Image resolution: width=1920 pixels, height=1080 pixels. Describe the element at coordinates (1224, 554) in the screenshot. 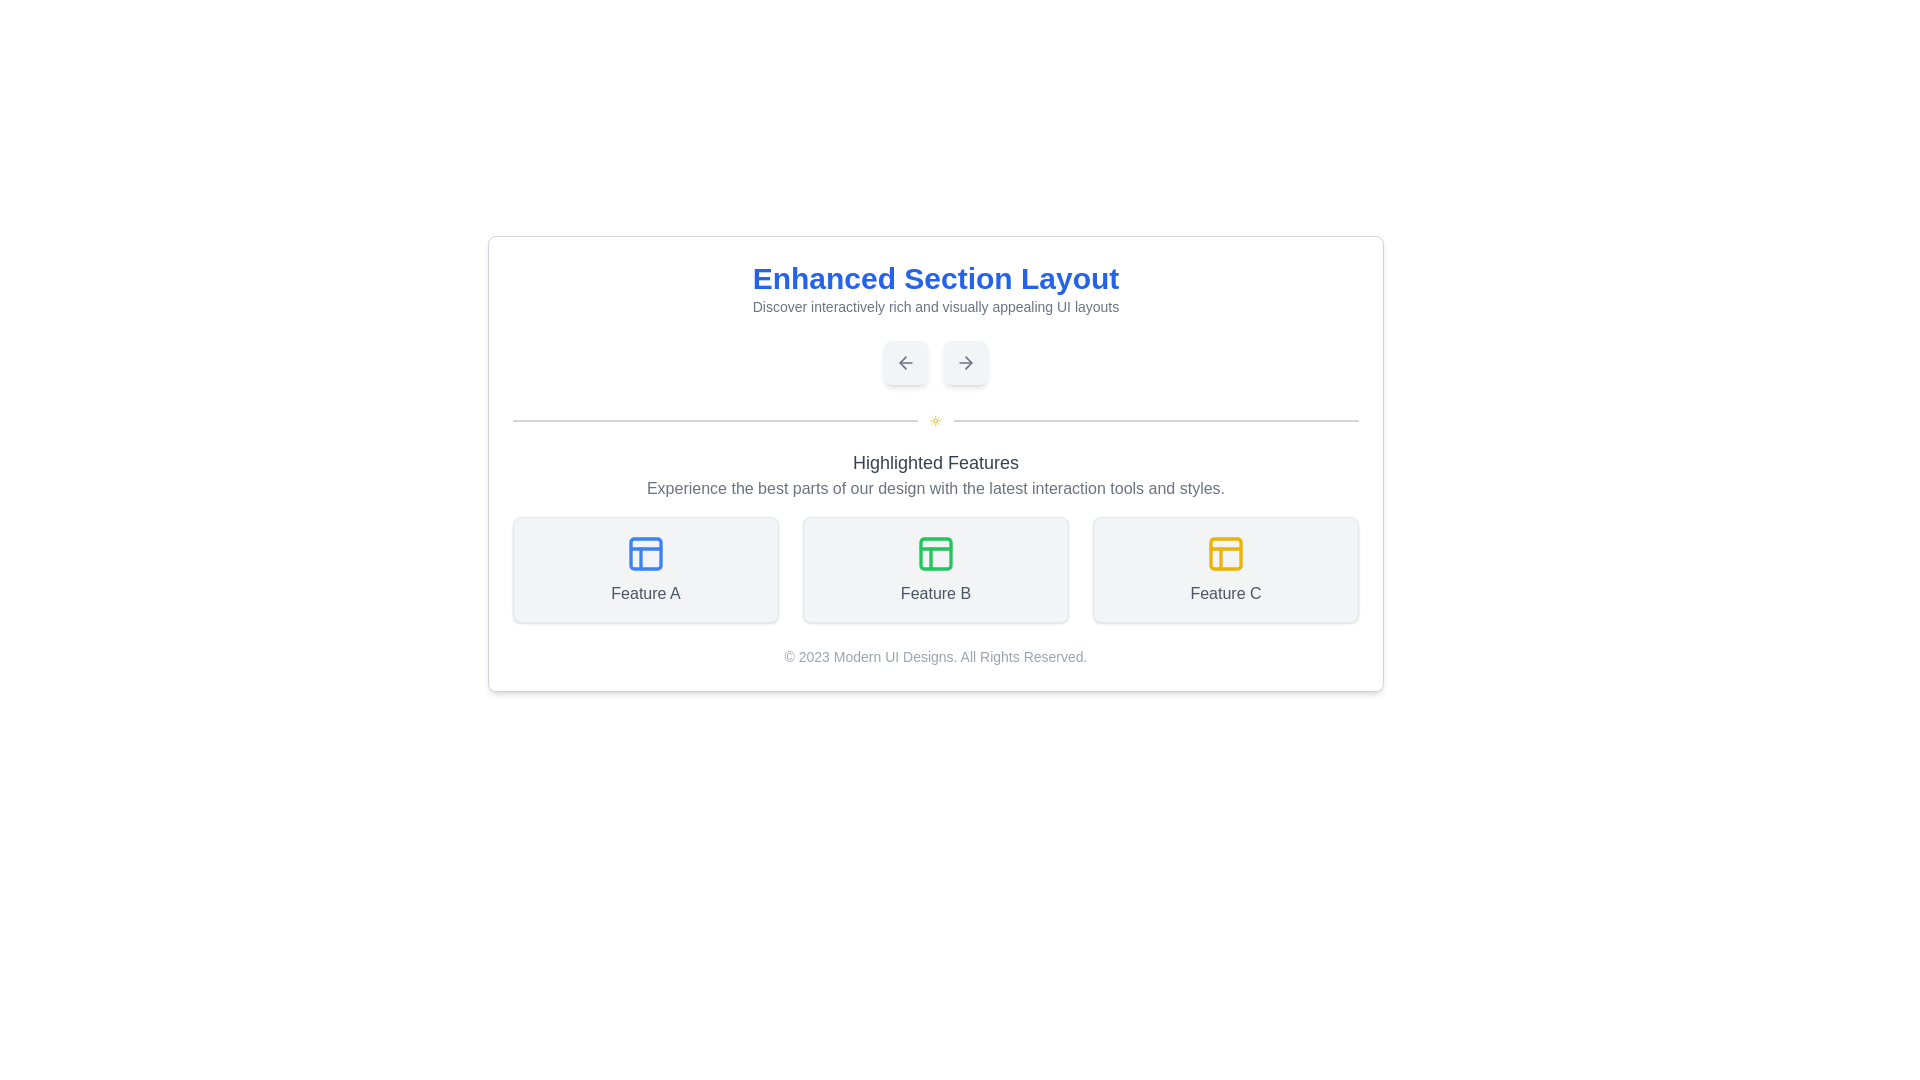

I see `the distinctive yellow icon with a square and two intersecting lines located above the label 'Feature C' in the card on the rightmost side of the layout` at that location.